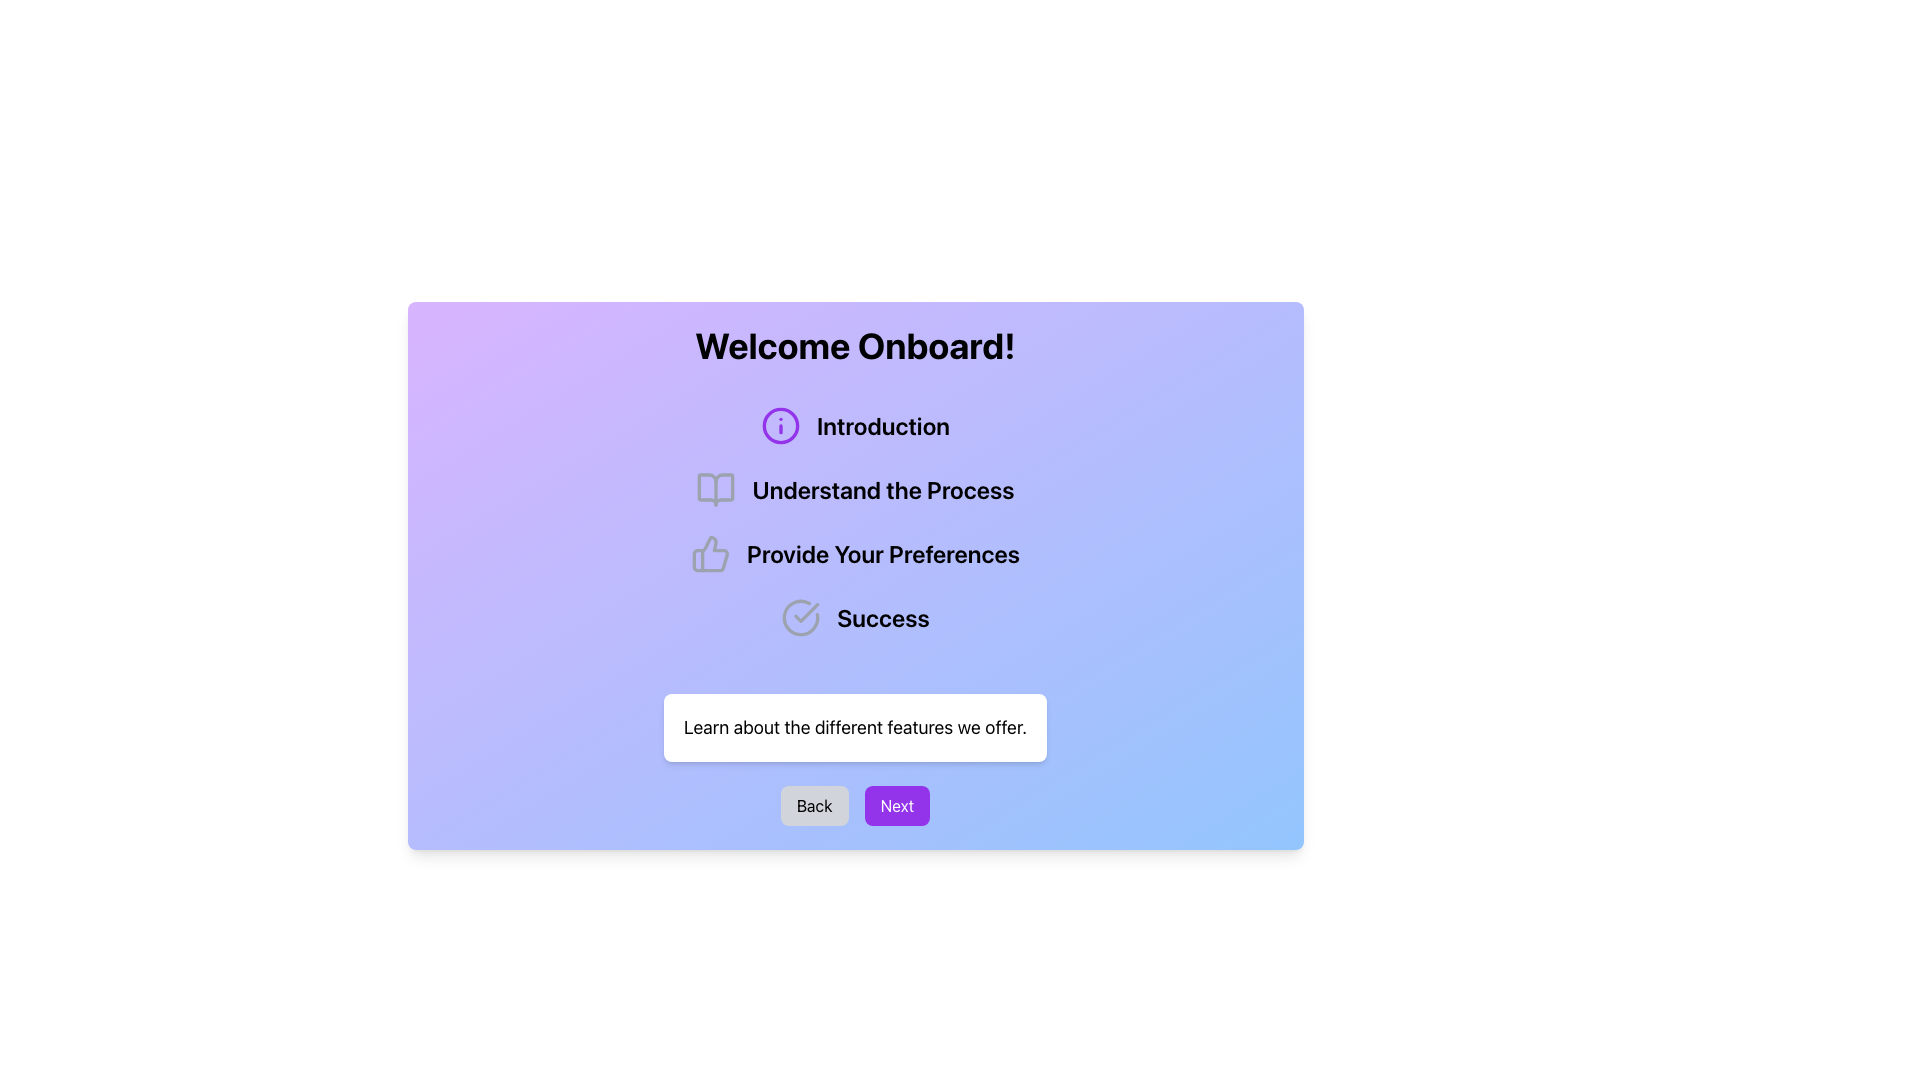 This screenshot has height=1080, width=1920. What do you see at coordinates (855, 554) in the screenshot?
I see `the Step Label with Icon that displays the text 'Provide Your Preferences', which is the third item in the vertical list` at bounding box center [855, 554].